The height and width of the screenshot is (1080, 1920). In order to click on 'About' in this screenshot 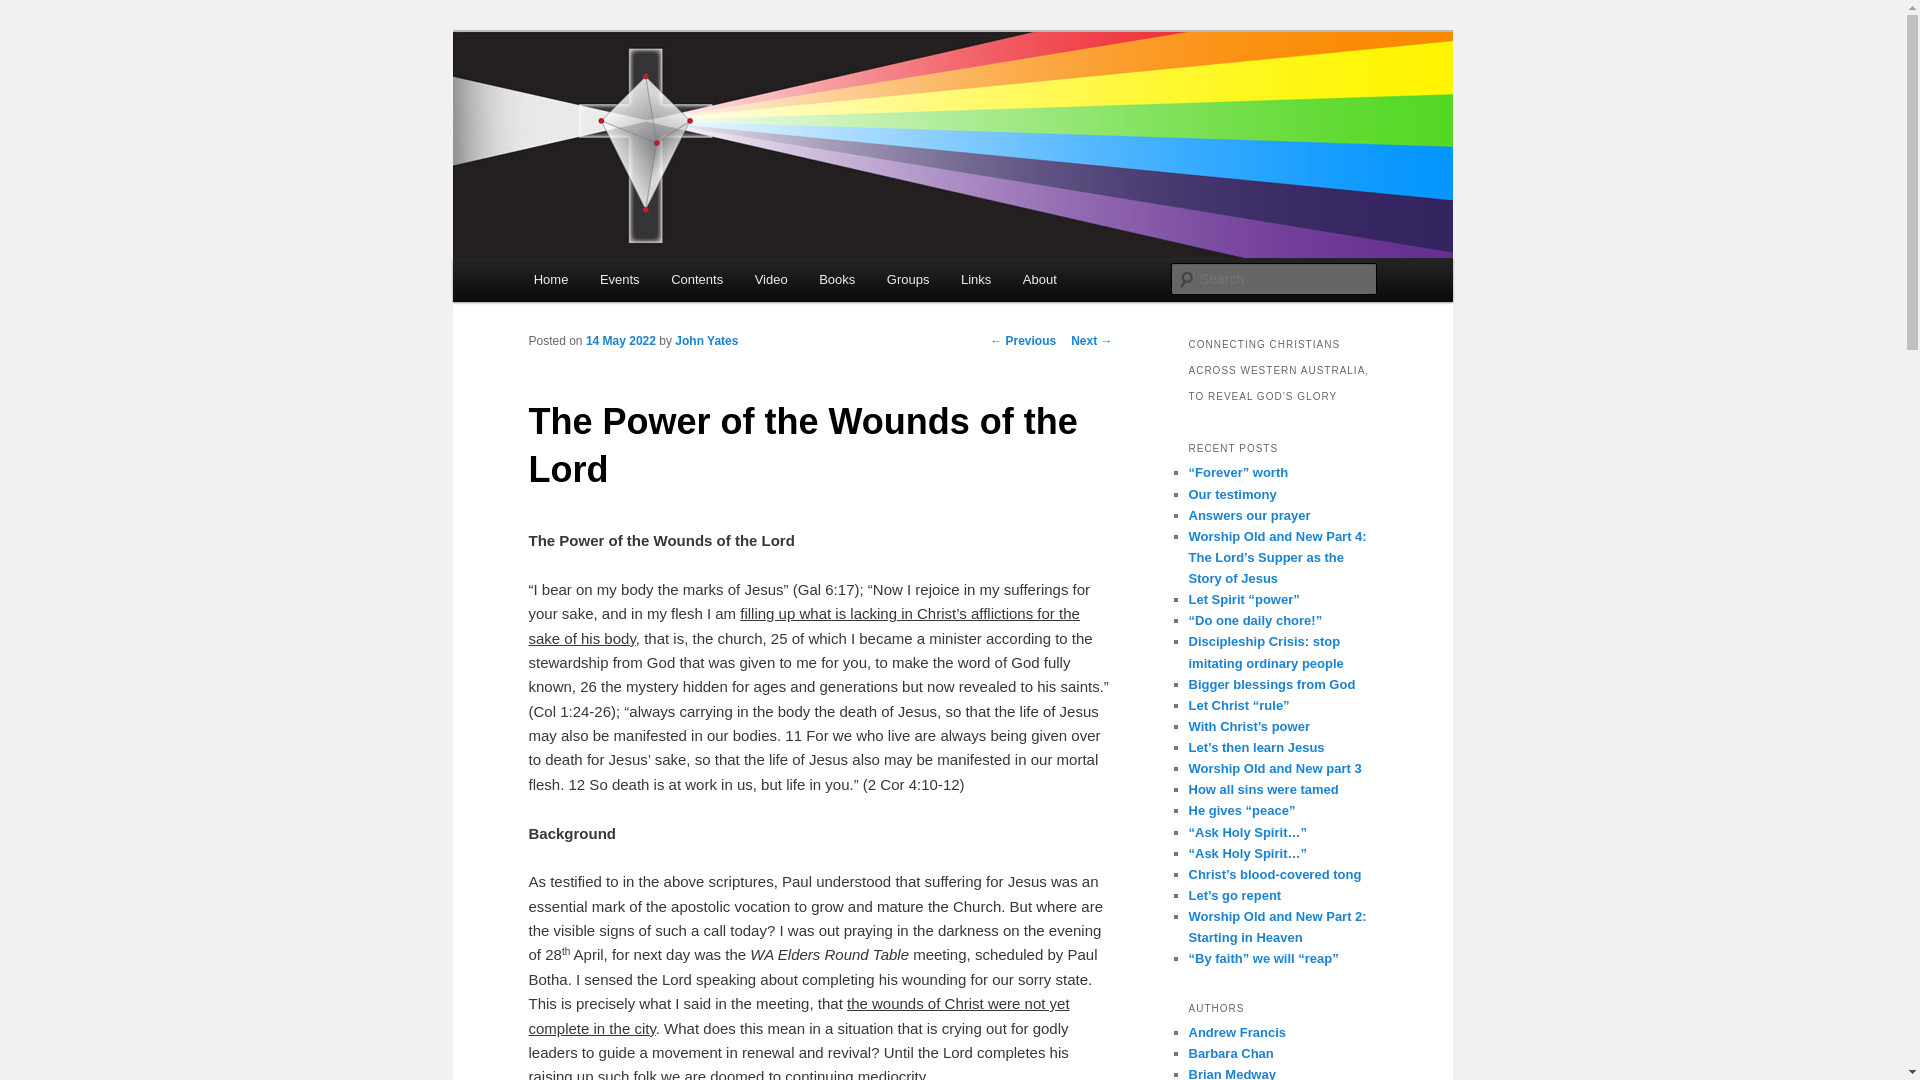, I will do `click(1039, 279)`.